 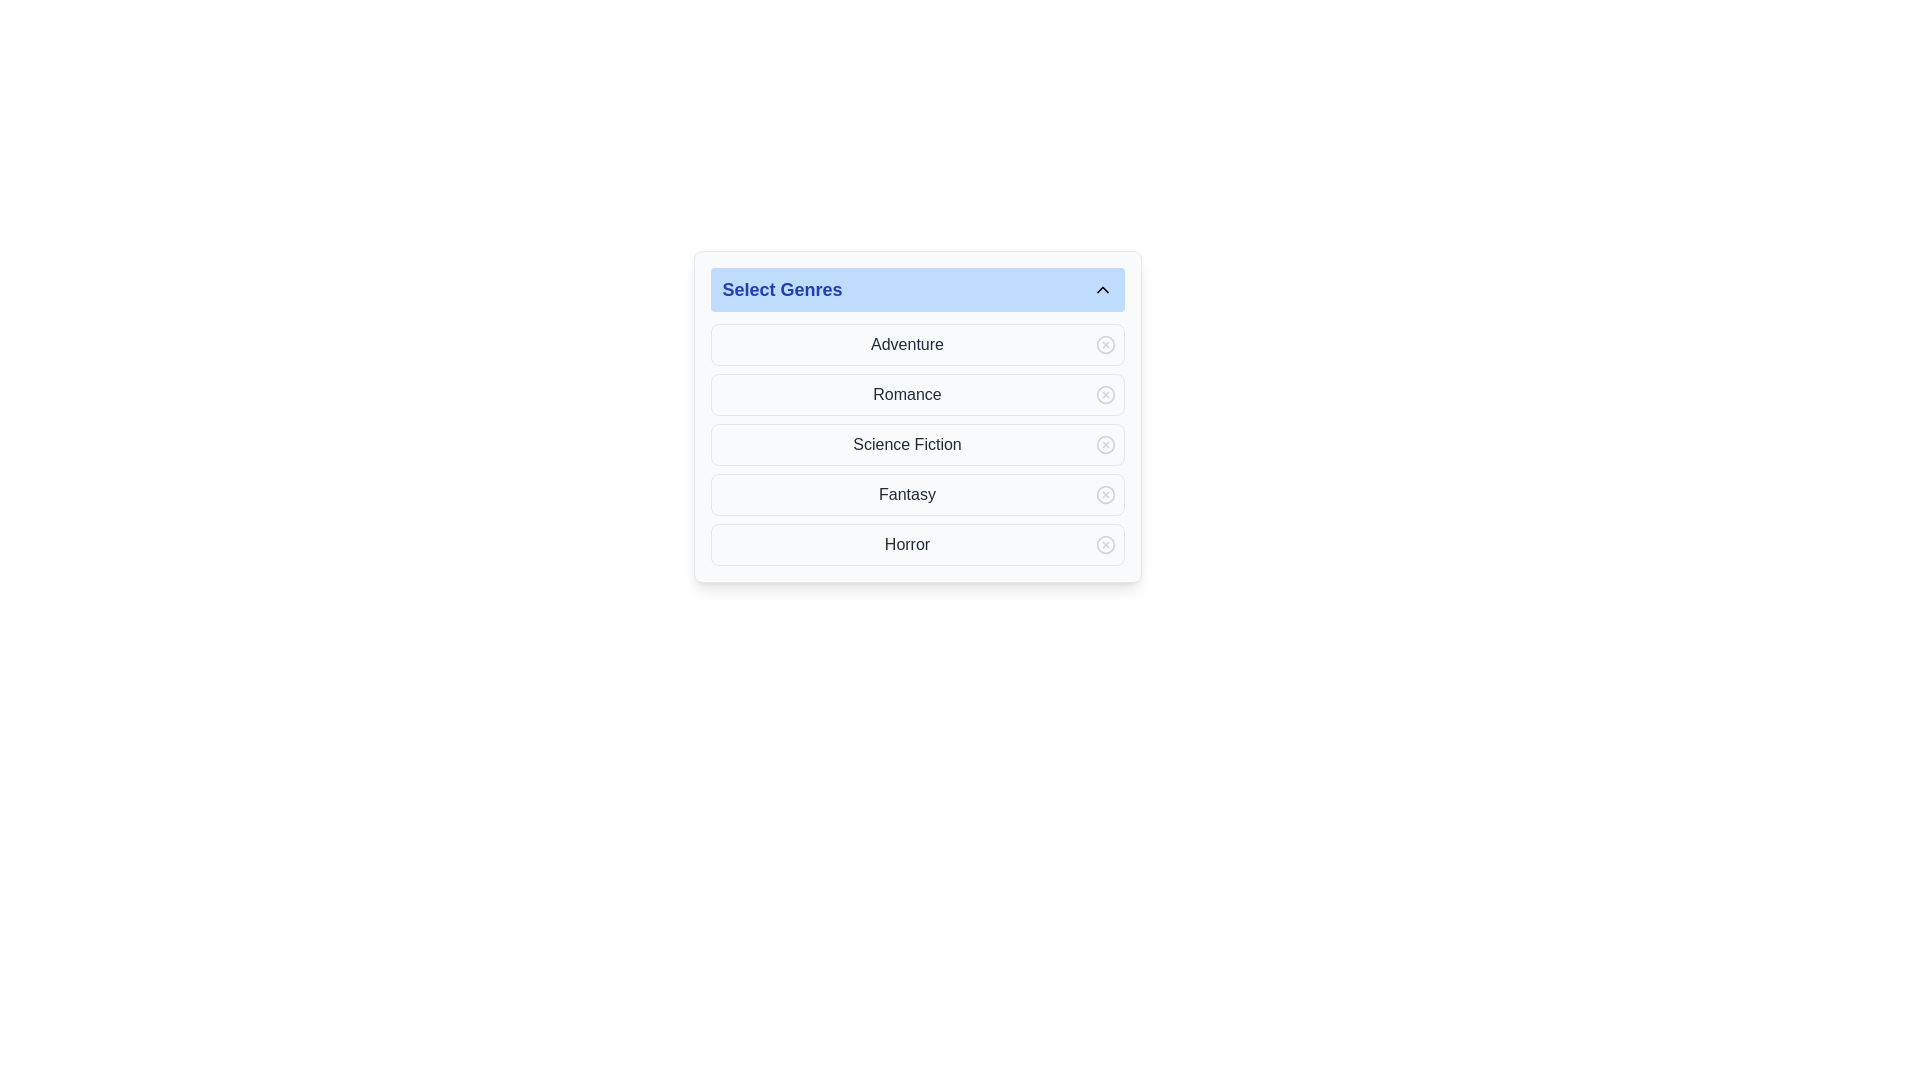 What do you see at coordinates (1104, 494) in the screenshot?
I see `the icon located to the far right of the 'Fantasy' label in the vertical list of genres` at bounding box center [1104, 494].